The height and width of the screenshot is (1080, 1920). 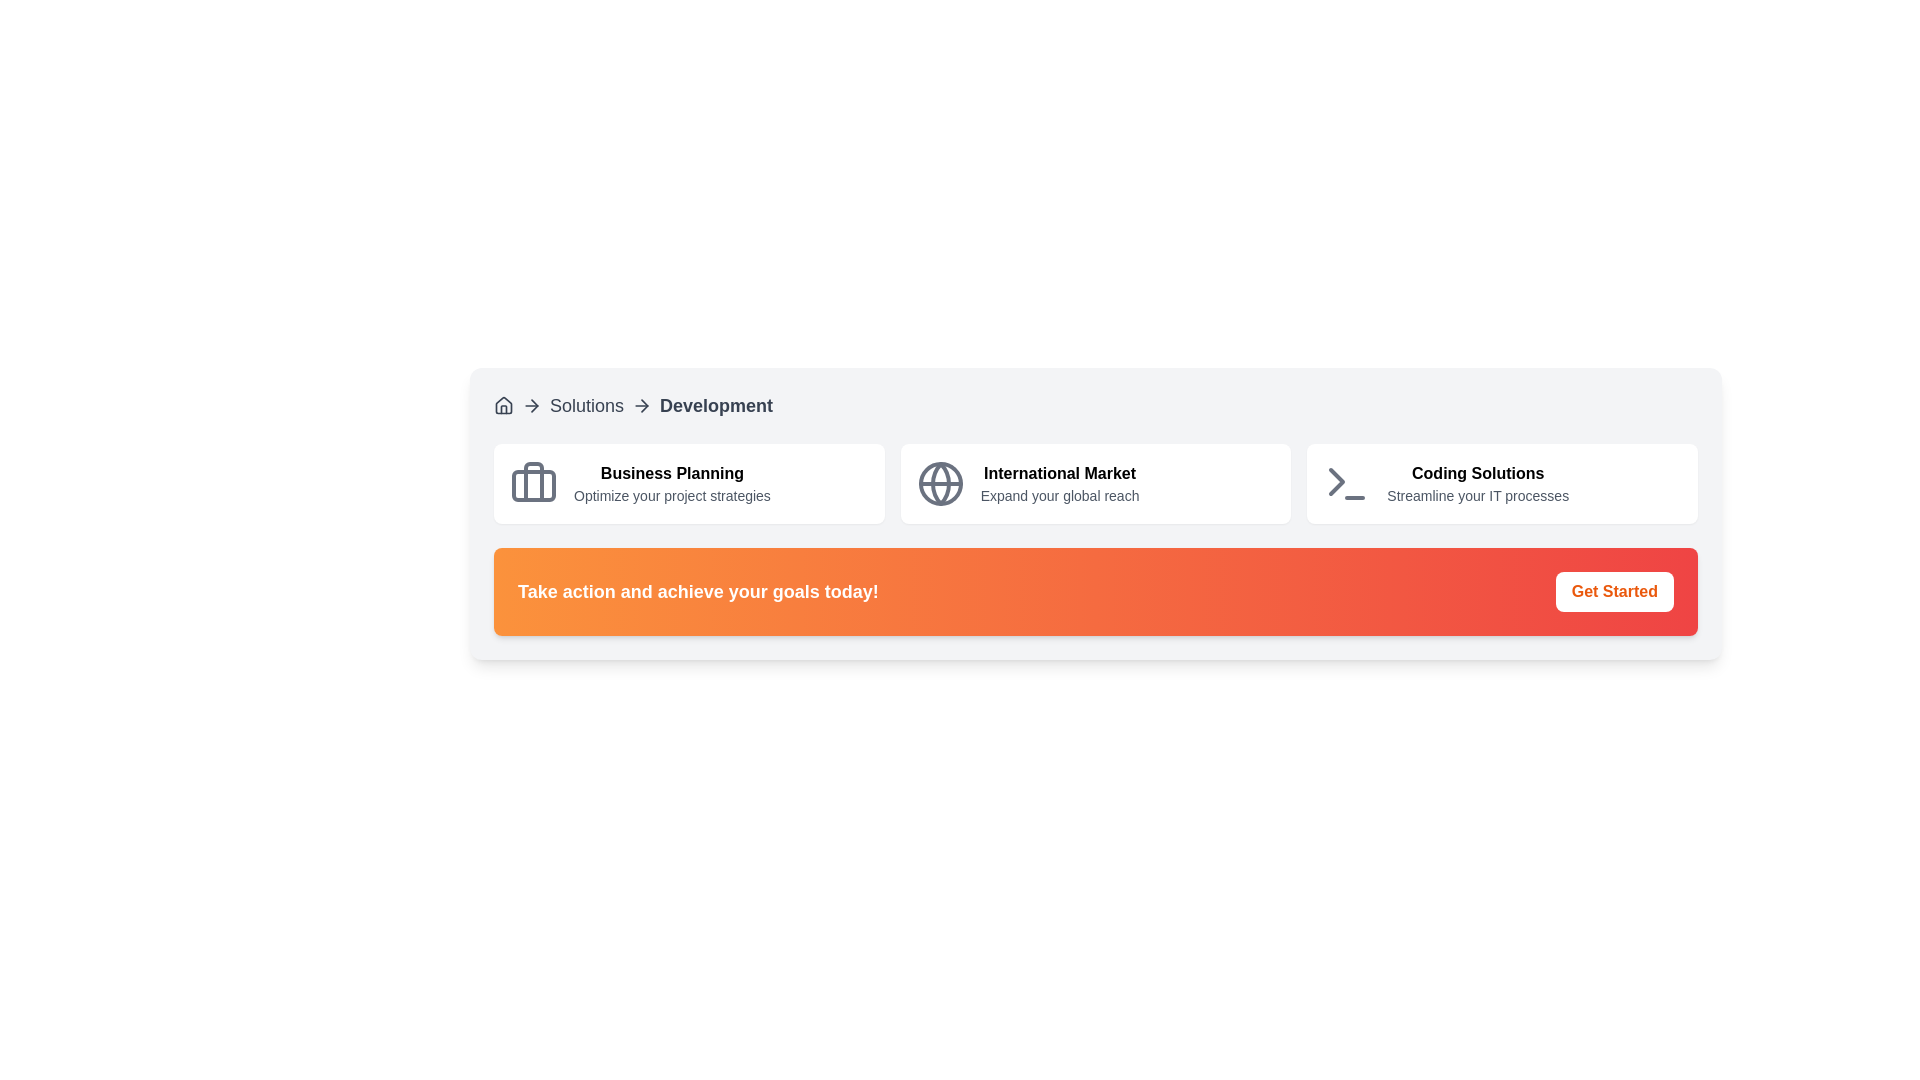 I want to click on the static text element displaying 'Streamline your IT processes' in gray font, which is positioned beneath the 'Coding Solutions' headline within the rightmost card, so click(x=1478, y=495).